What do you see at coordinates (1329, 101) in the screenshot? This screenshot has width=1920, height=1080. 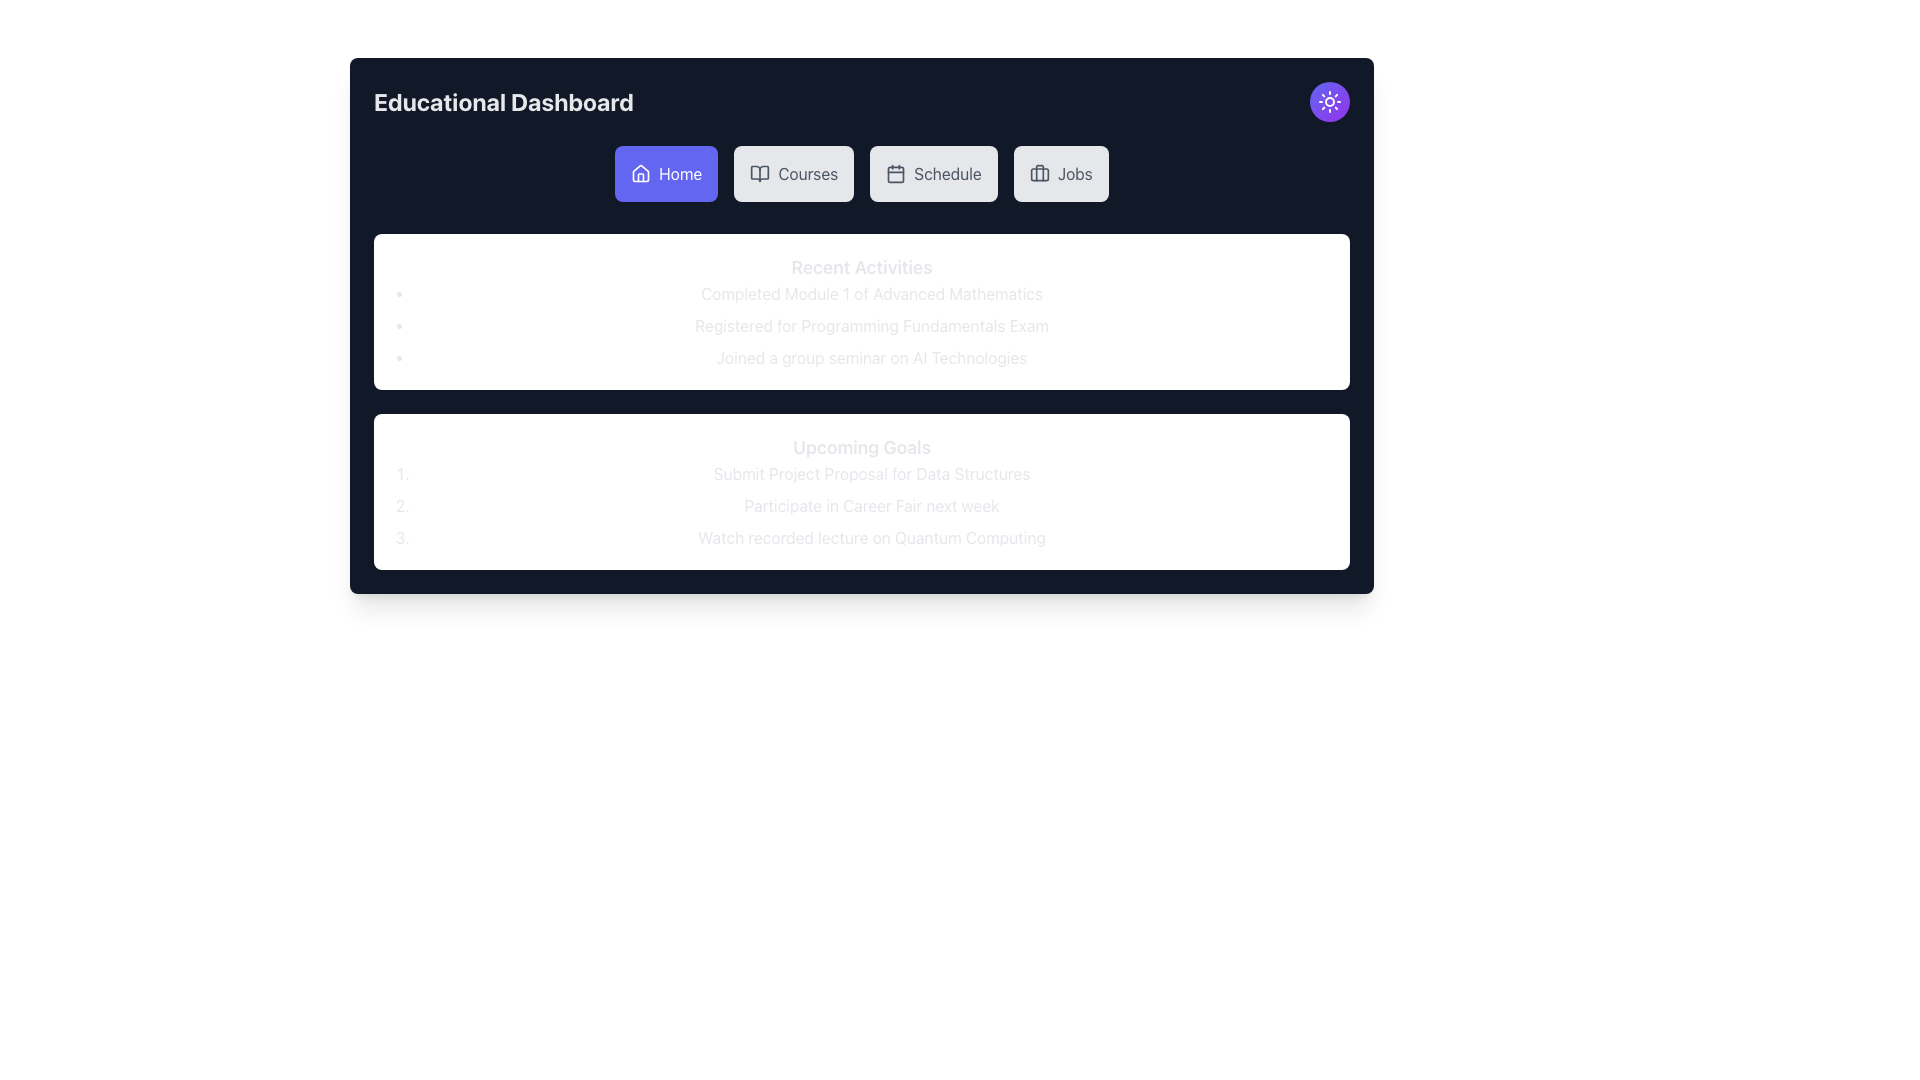 I see `the circular button with a sun icon located on the right end of the interface header, next to the 'Educational Dashboard' title` at bounding box center [1329, 101].